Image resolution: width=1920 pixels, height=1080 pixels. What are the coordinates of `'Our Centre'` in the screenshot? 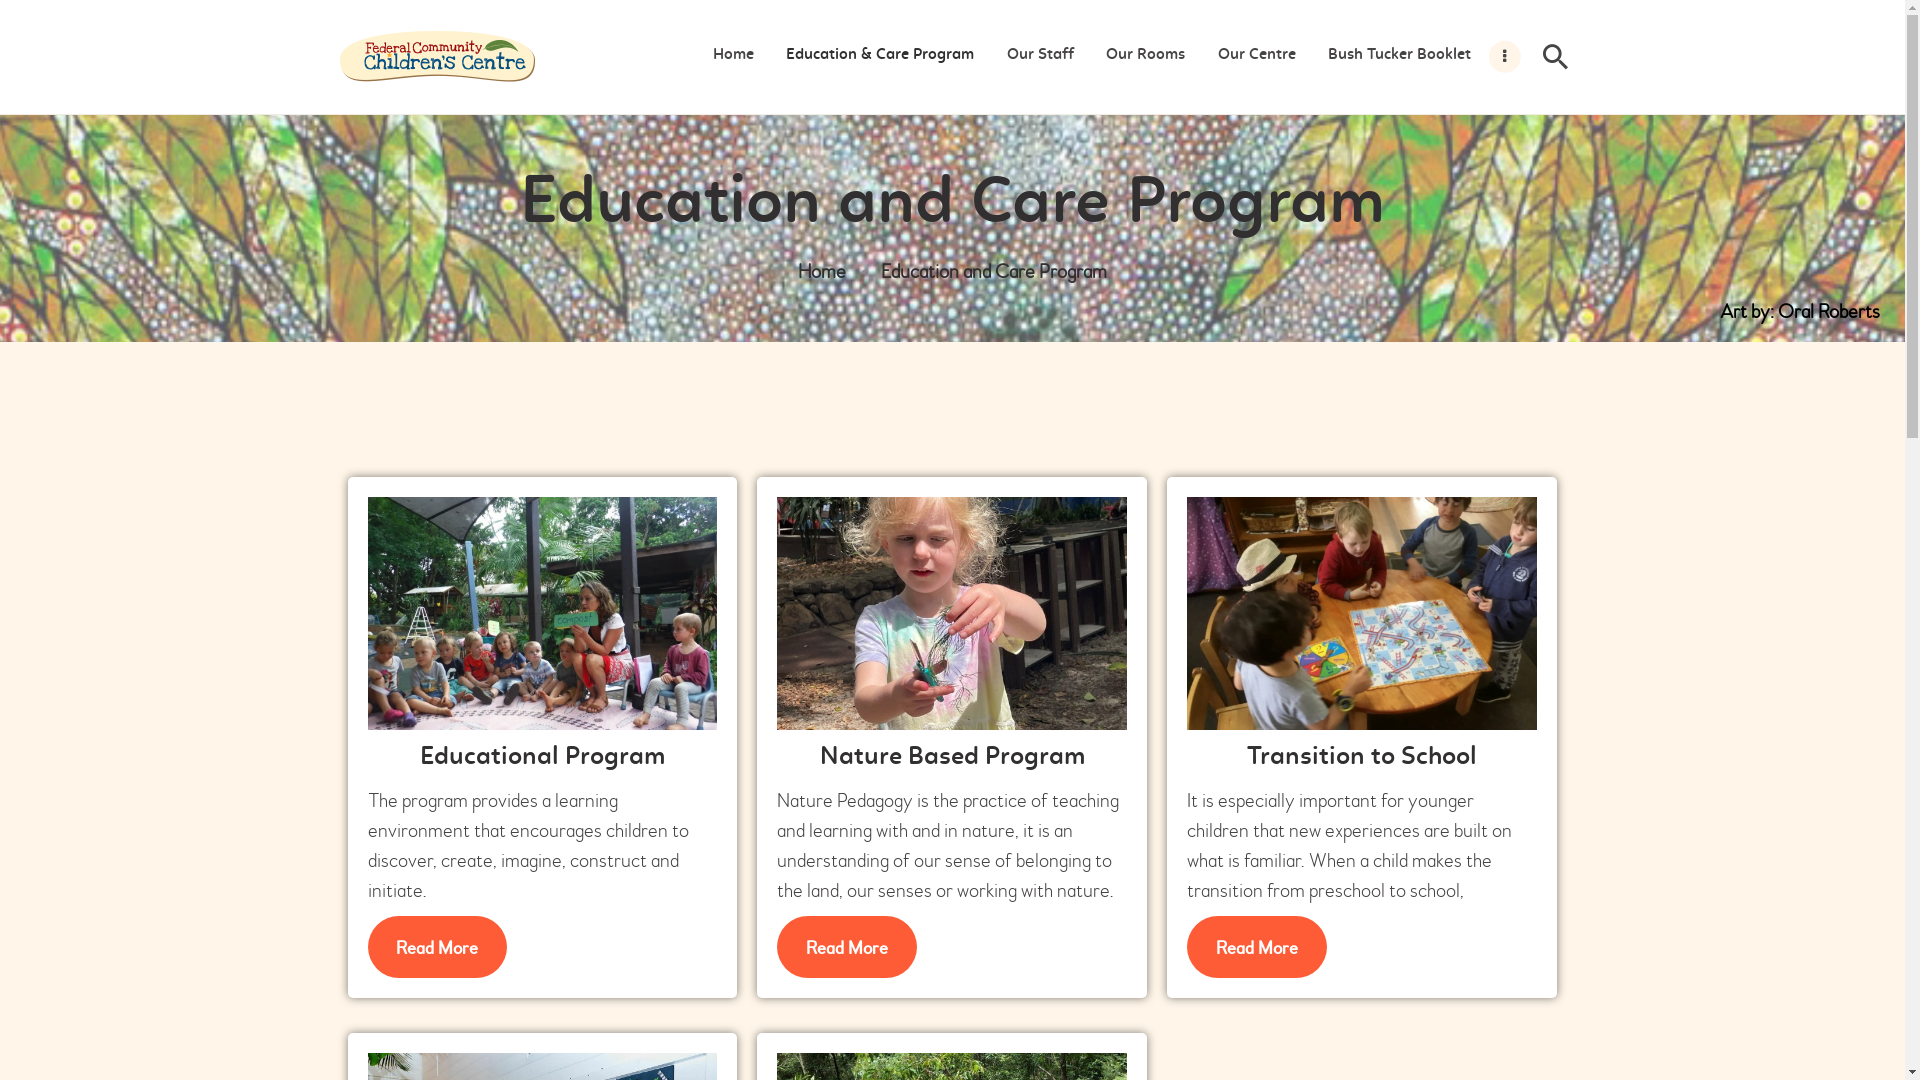 It's located at (1200, 55).